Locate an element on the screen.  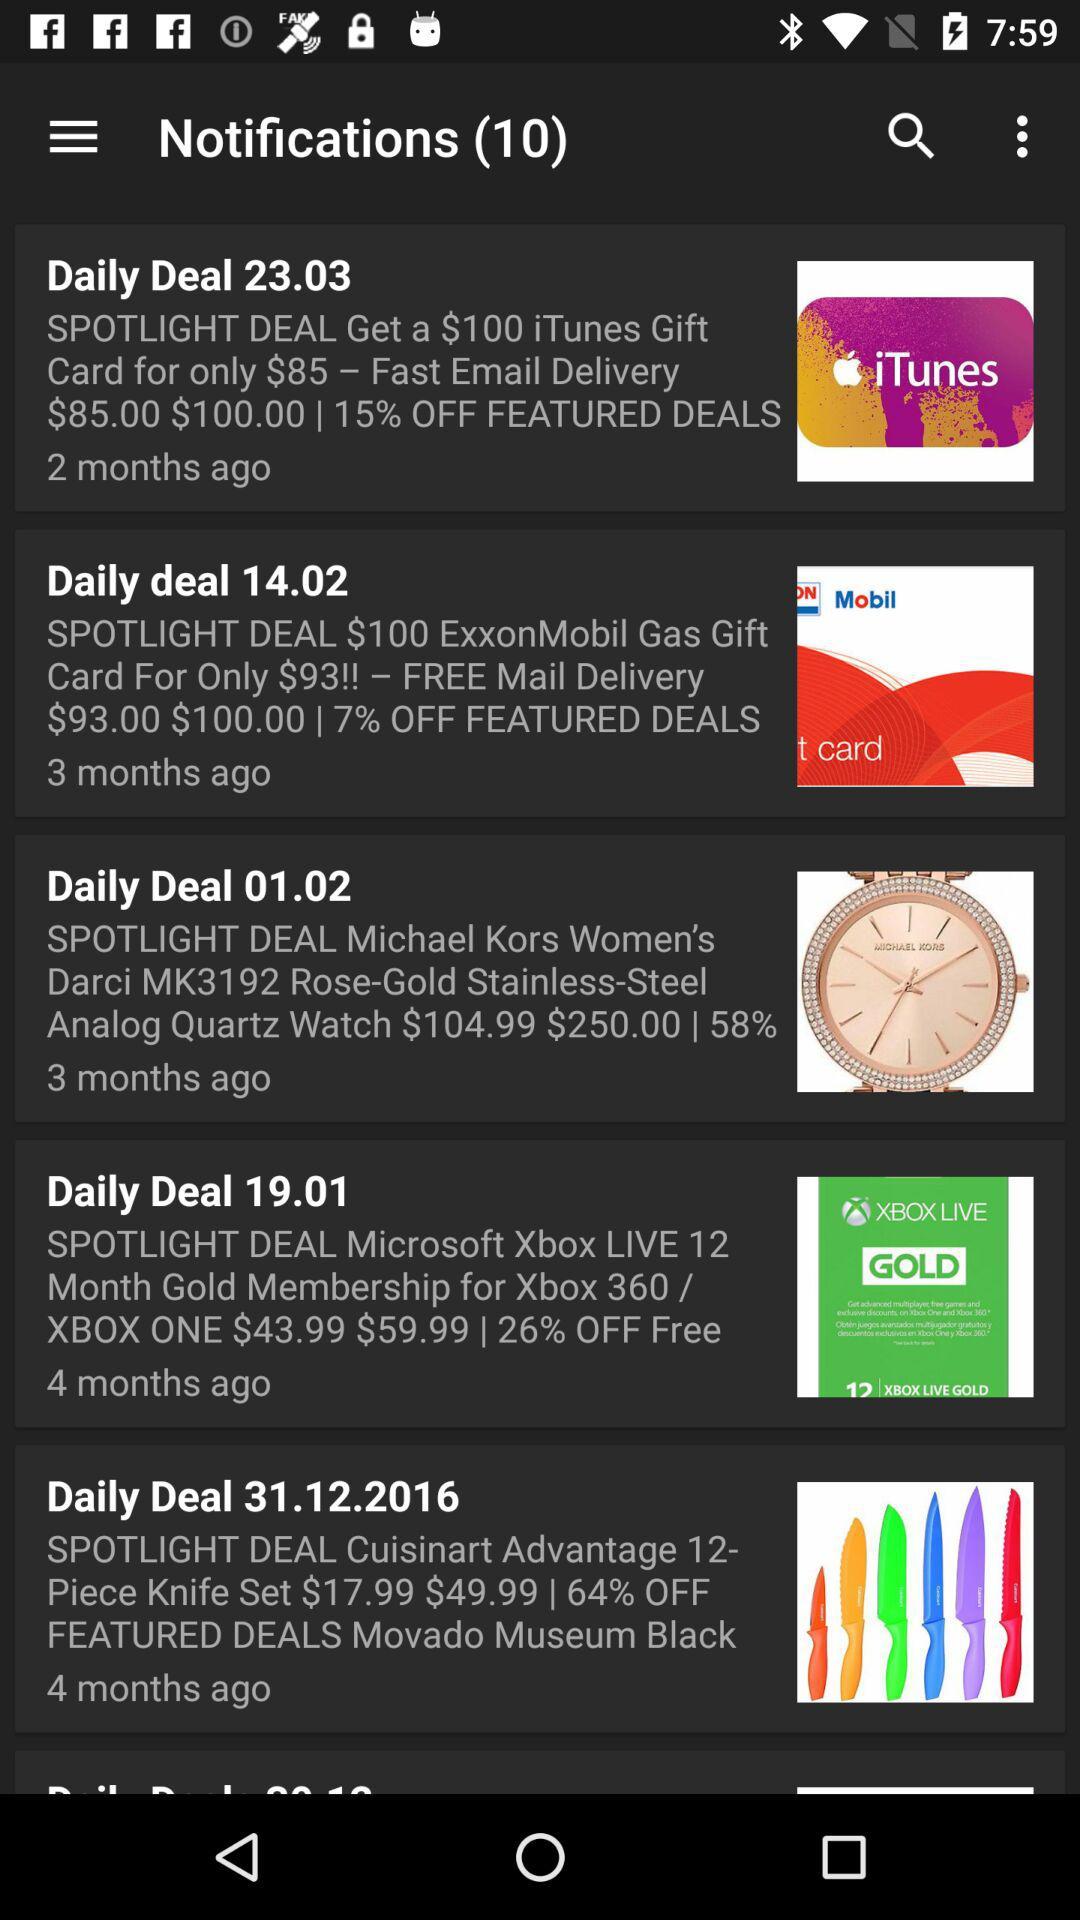
the app to the left of notifications (10) is located at coordinates (72, 135).